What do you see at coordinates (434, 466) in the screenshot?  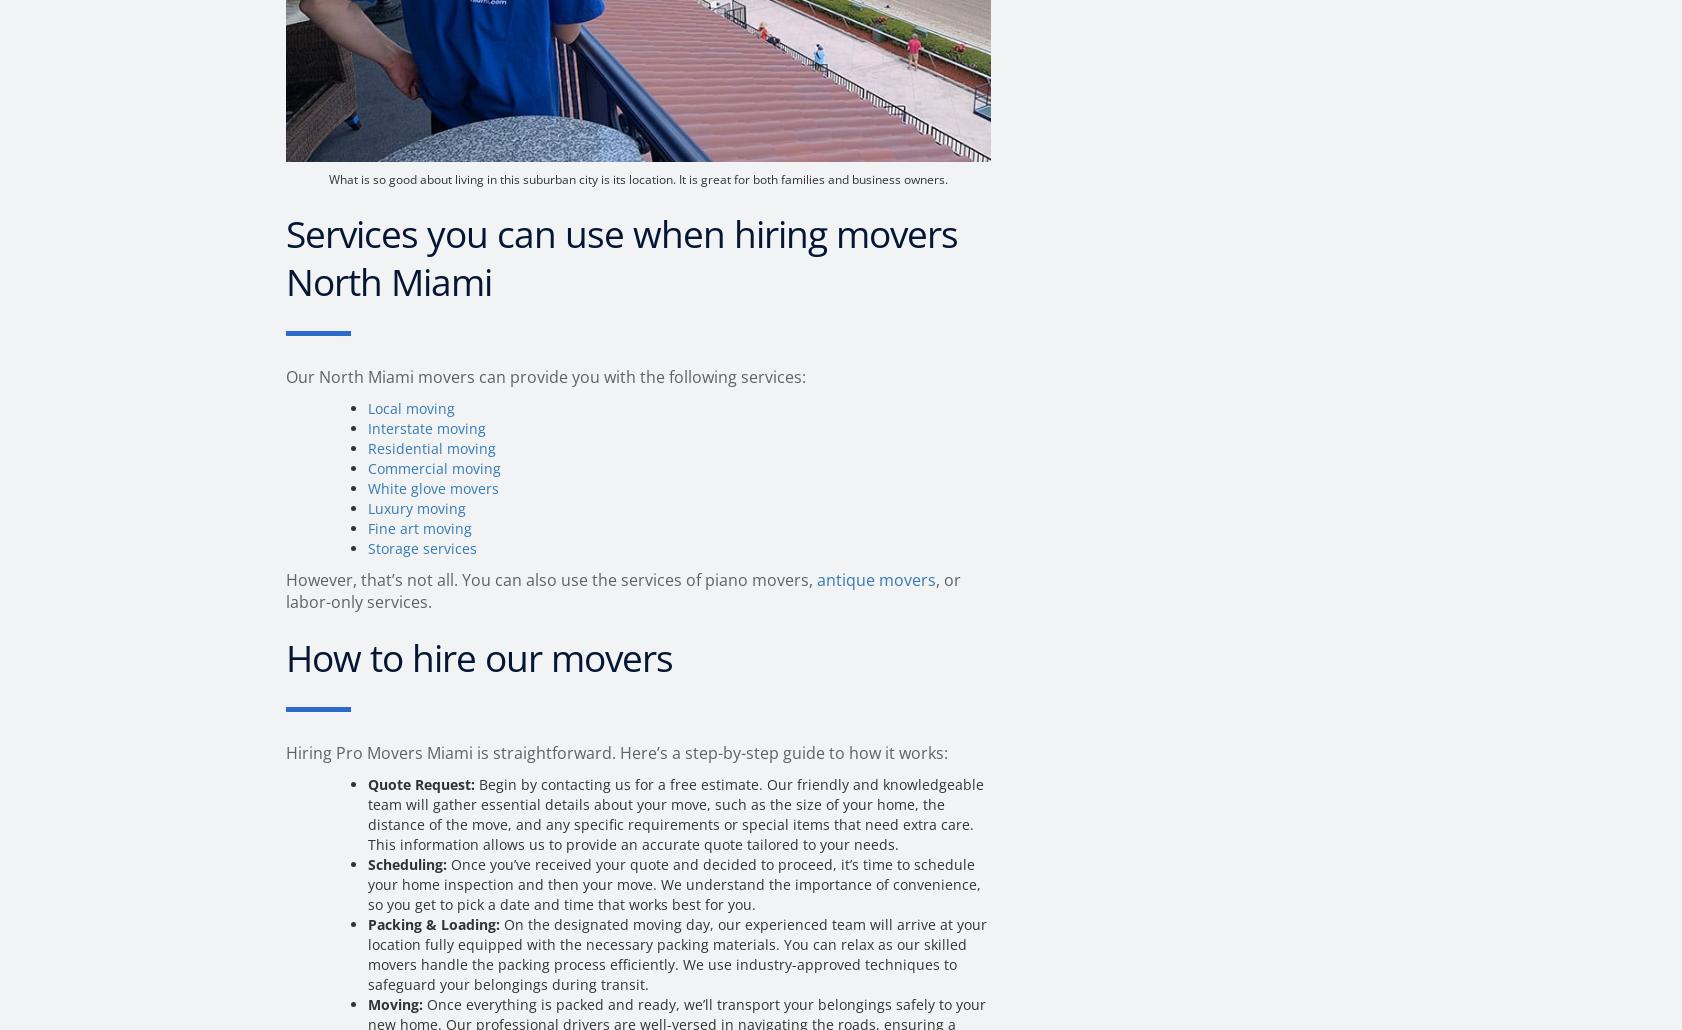 I see `'Commercial moving'` at bounding box center [434, 466].